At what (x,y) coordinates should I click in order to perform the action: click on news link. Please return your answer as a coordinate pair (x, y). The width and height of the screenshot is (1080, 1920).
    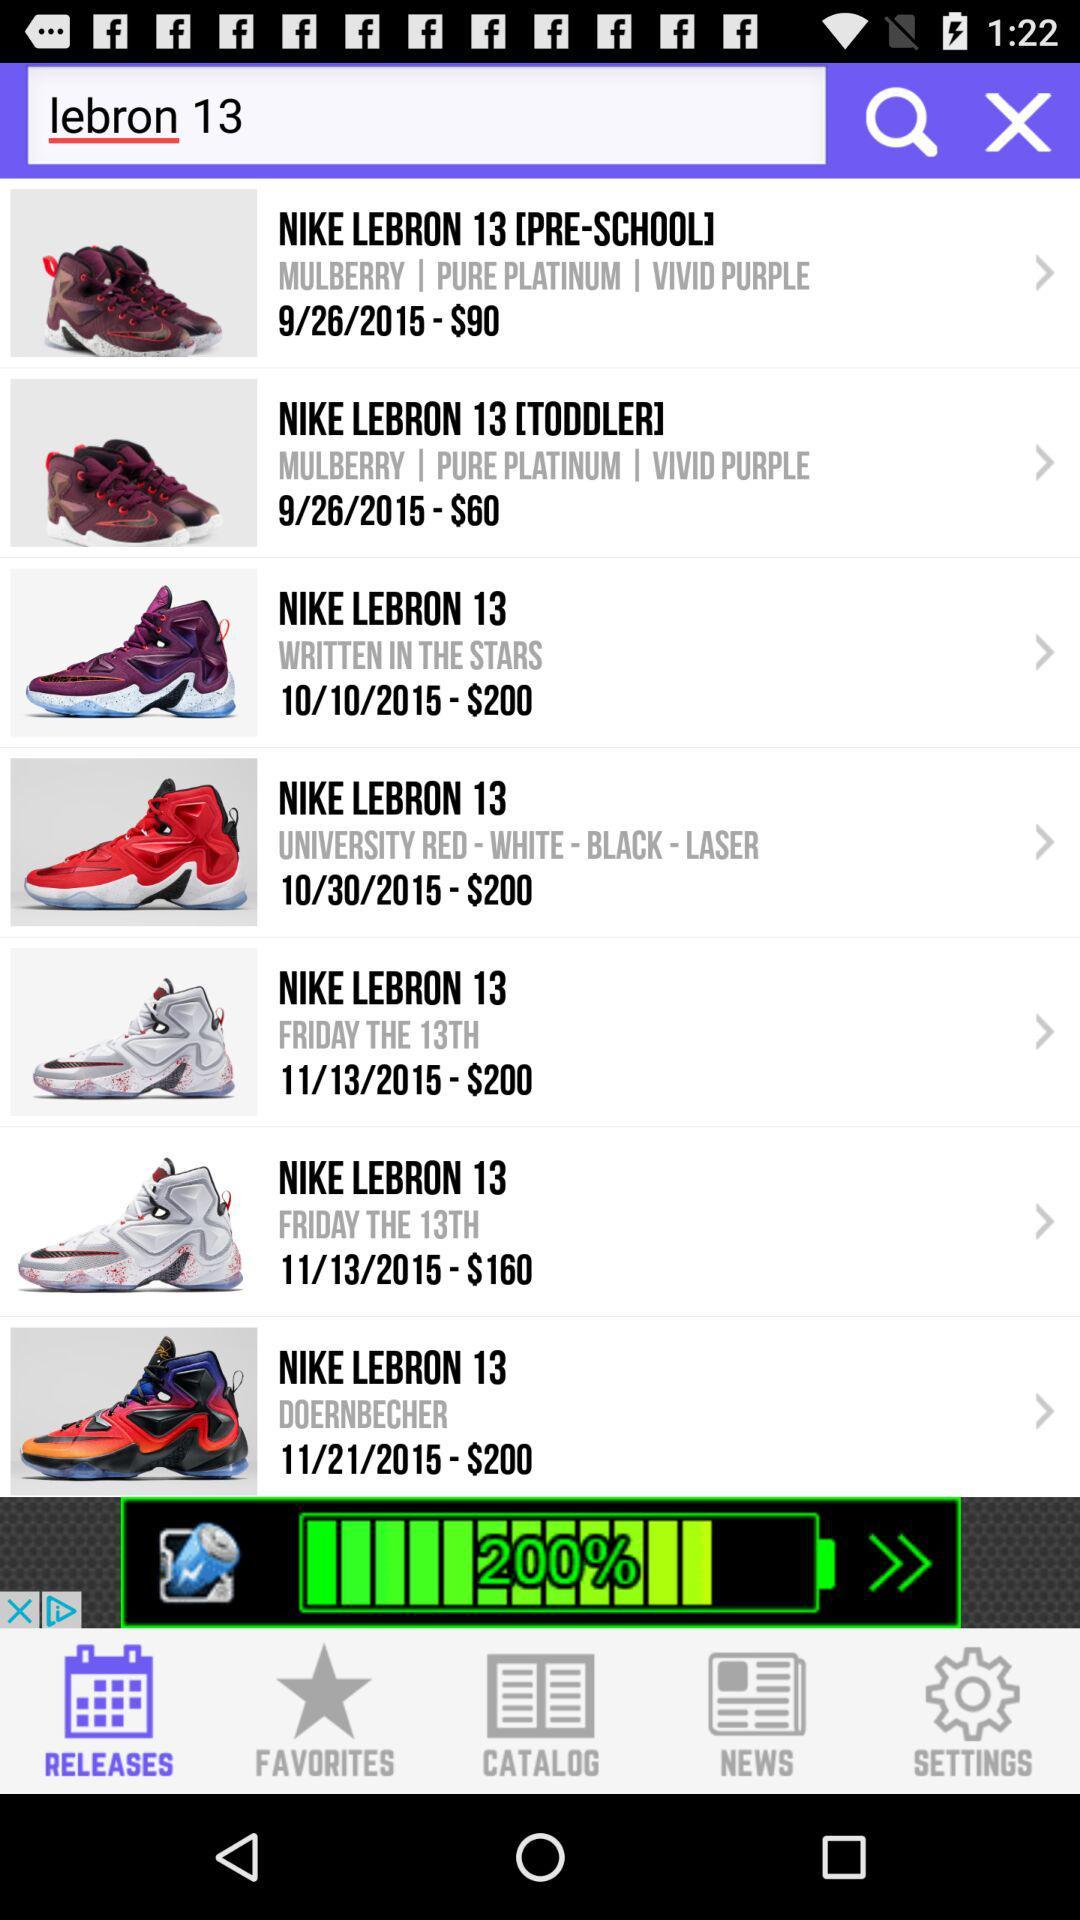
    Looking at the image, I should click on (756, 1710).